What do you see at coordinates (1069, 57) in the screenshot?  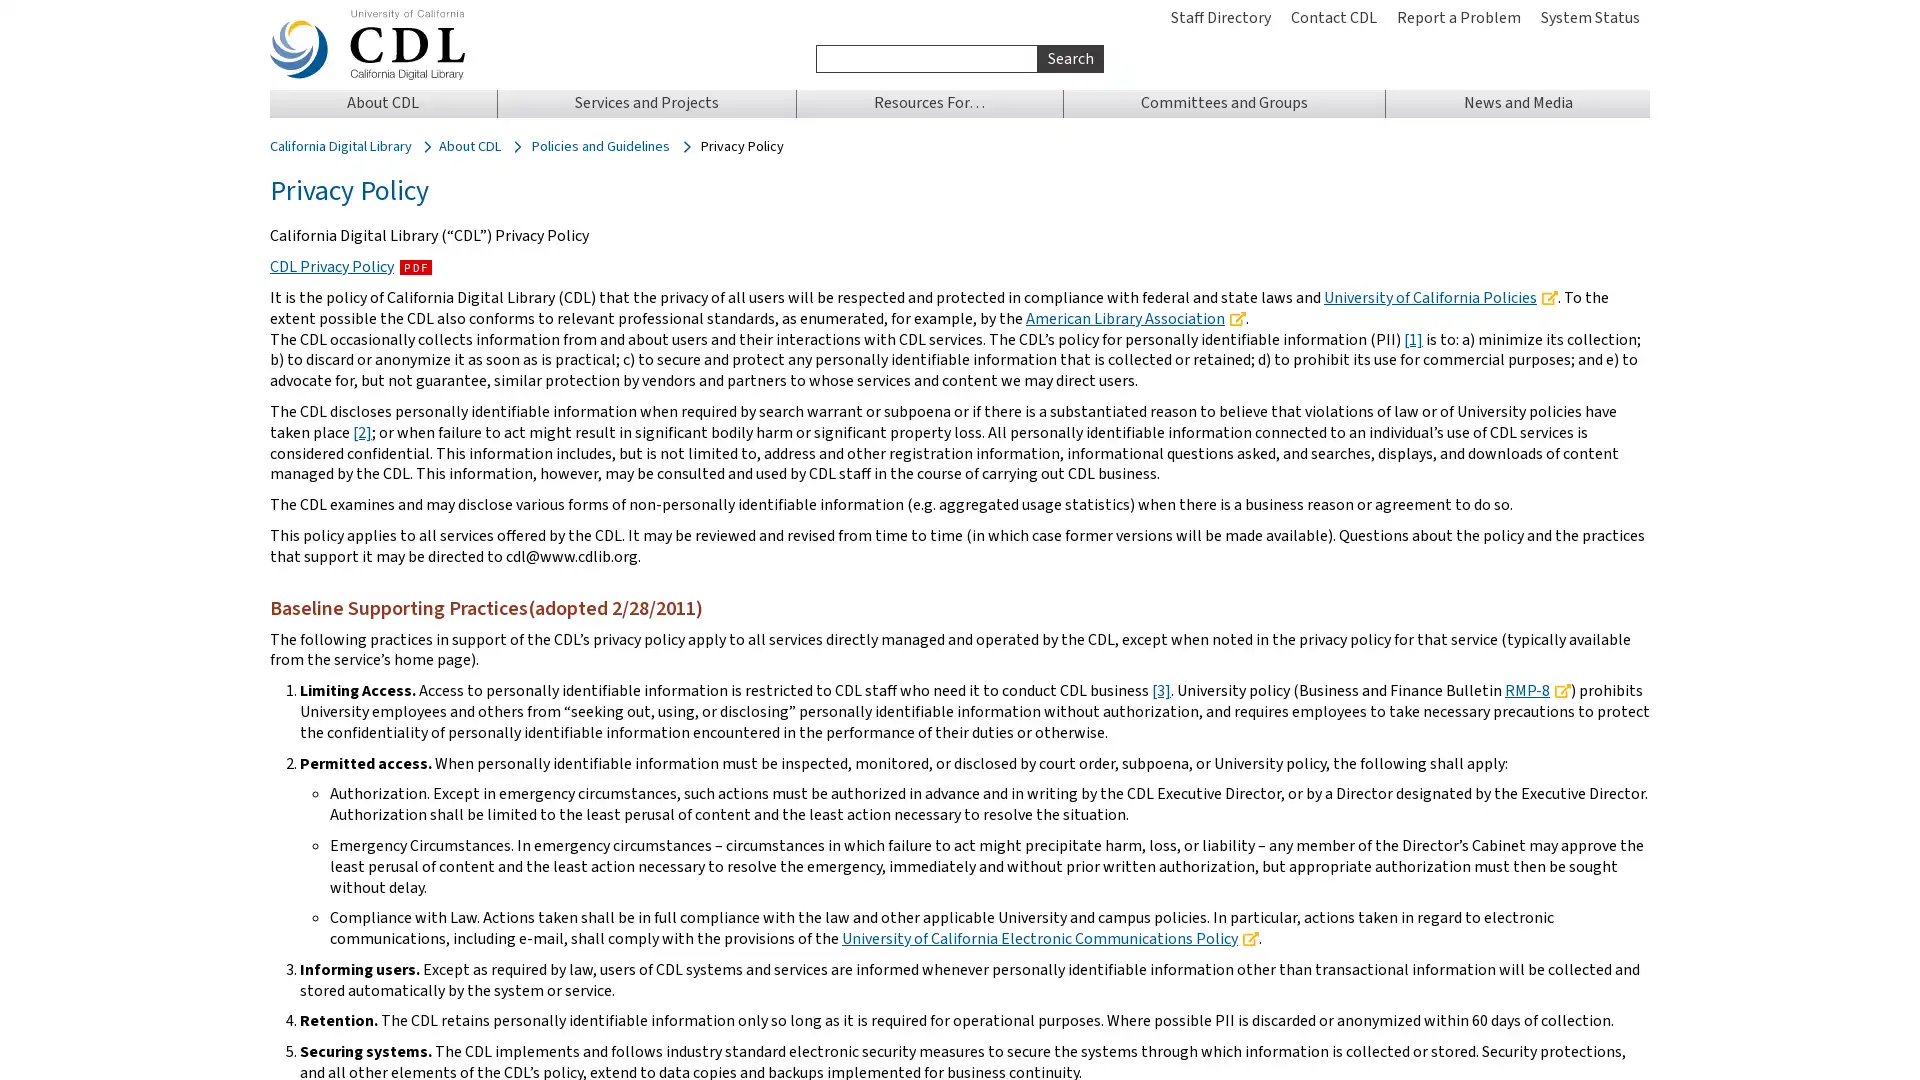 I see `Search` at bounding box center [1069, 57].